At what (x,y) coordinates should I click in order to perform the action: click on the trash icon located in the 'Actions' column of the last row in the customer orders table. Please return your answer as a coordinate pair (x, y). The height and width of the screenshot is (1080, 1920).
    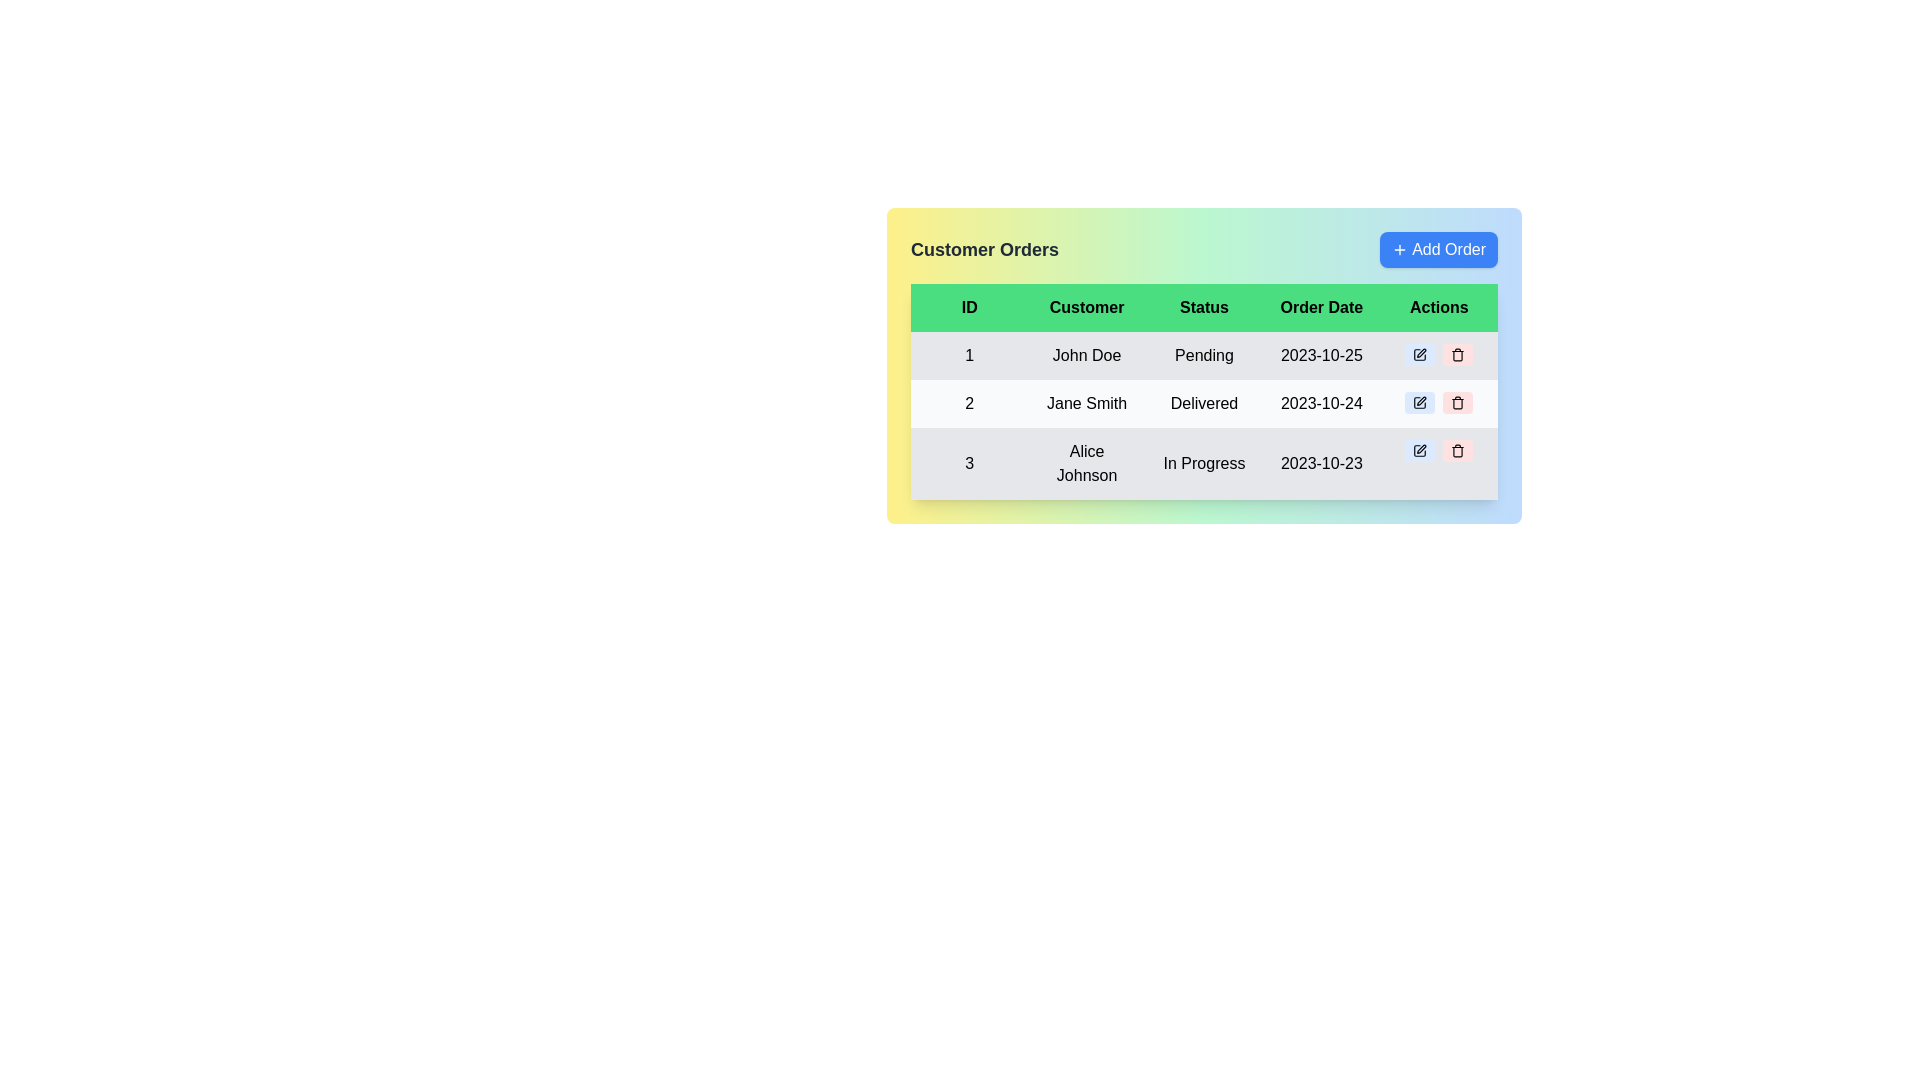
    Looking at the image, I should click on (1458, 452).